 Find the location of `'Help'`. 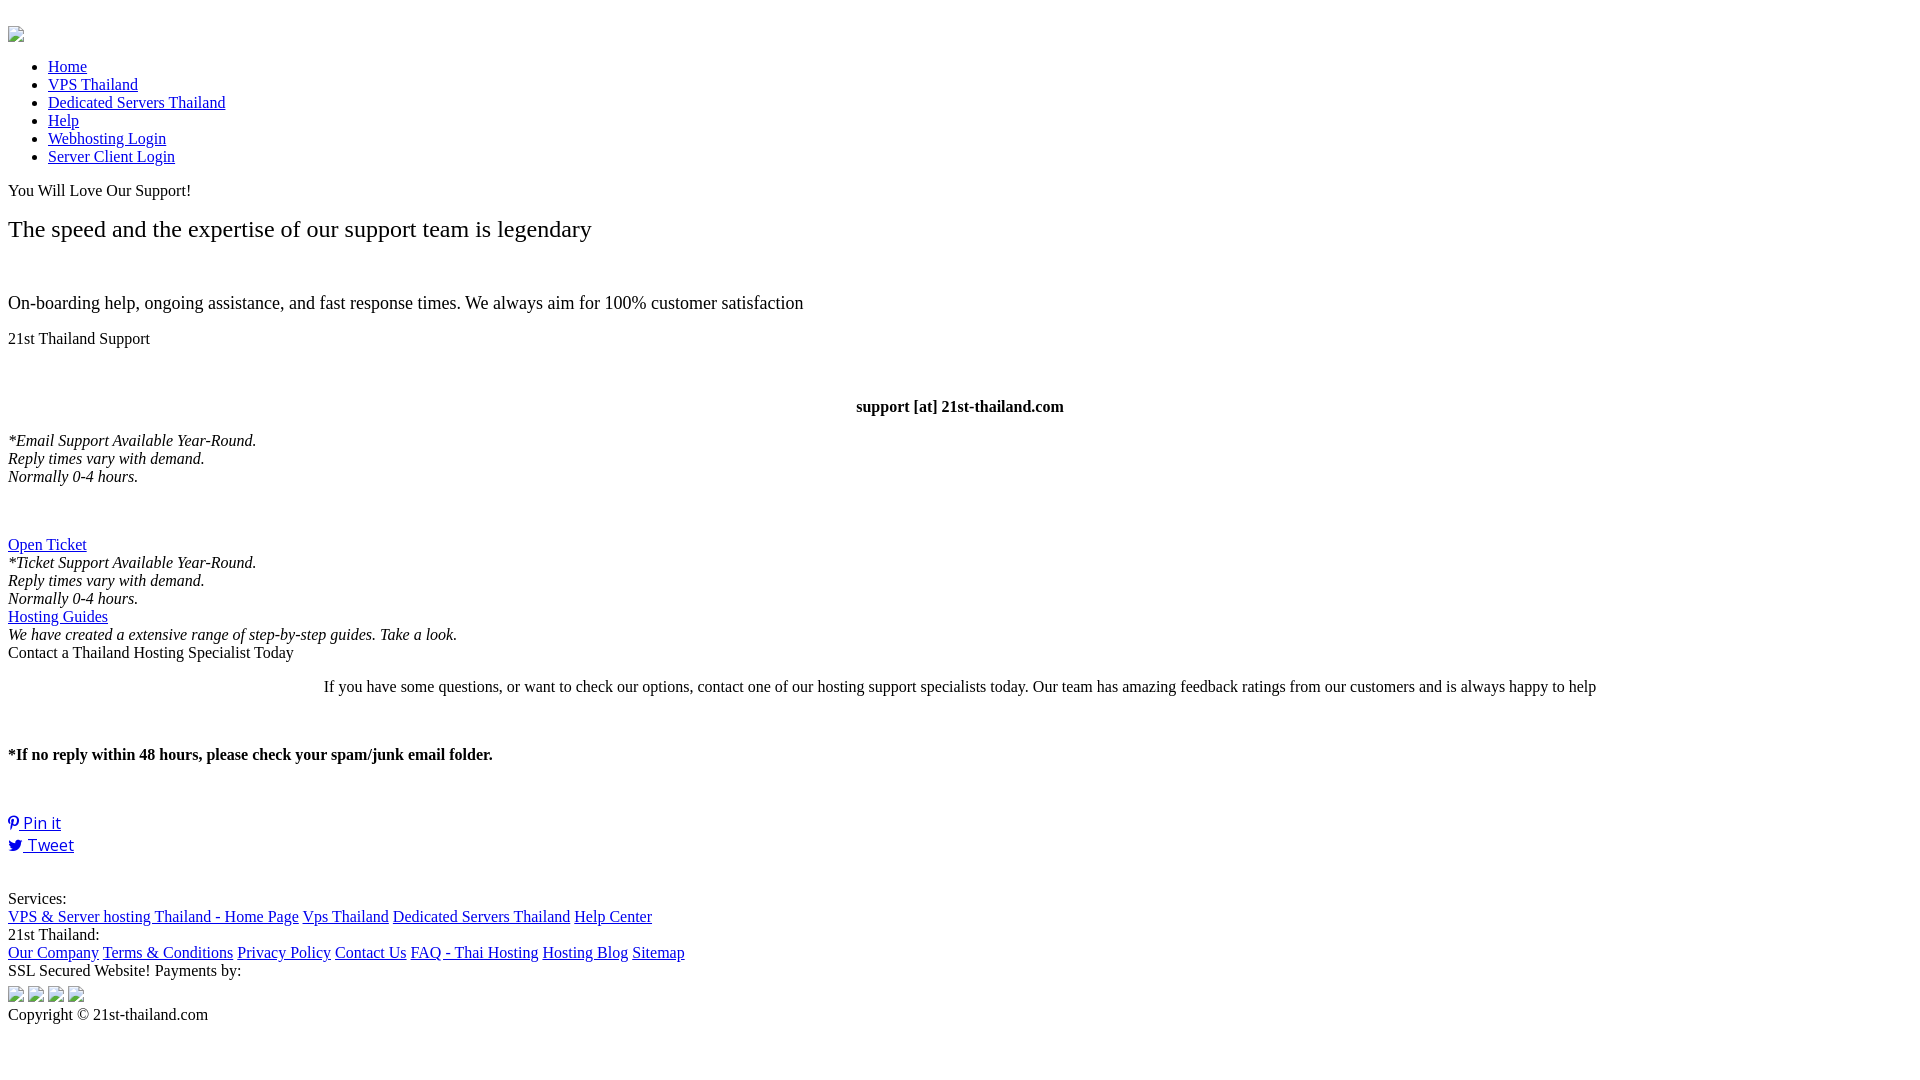

'Help' is located at coordinates (63, 120).